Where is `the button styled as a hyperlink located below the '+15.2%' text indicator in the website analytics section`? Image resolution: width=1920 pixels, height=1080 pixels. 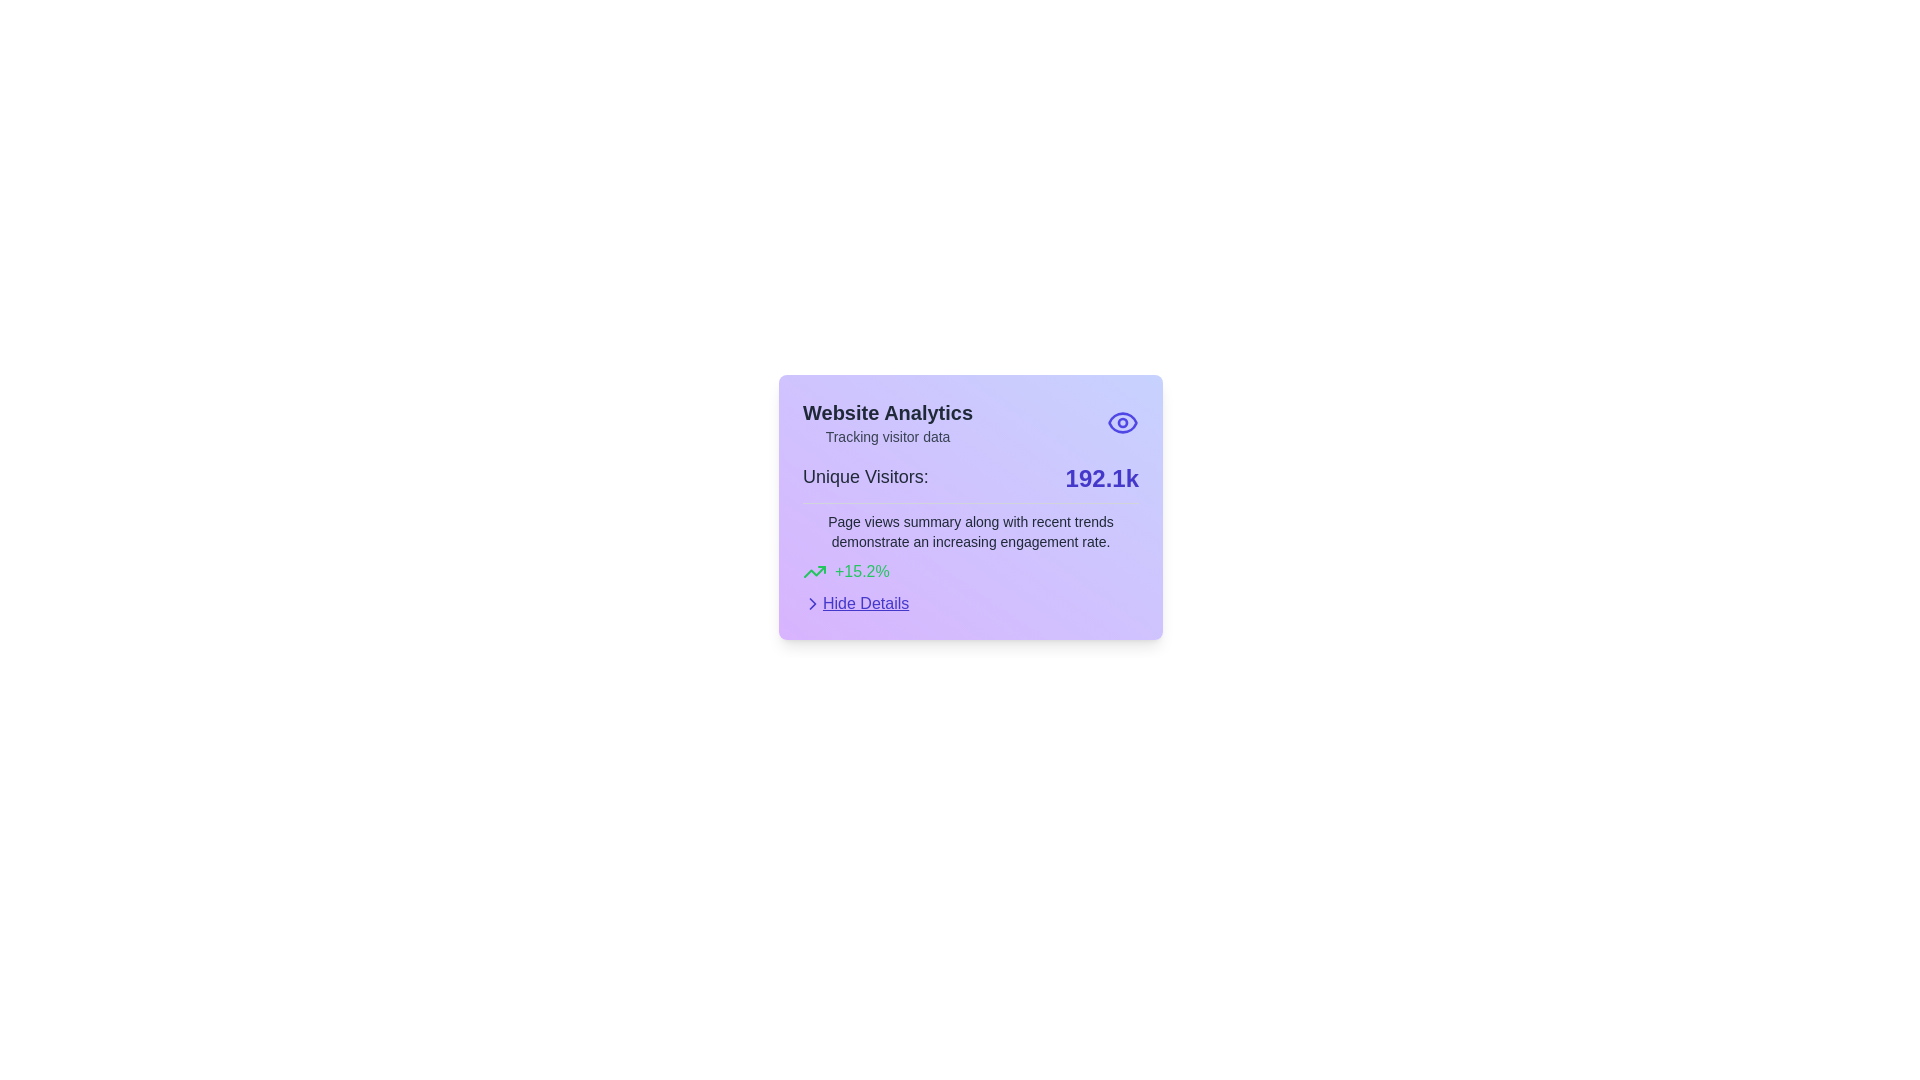 the button styled as a hyperlink located below the '+15.2%' text indicator in the website analytics section is located at coordinates (855, 603).